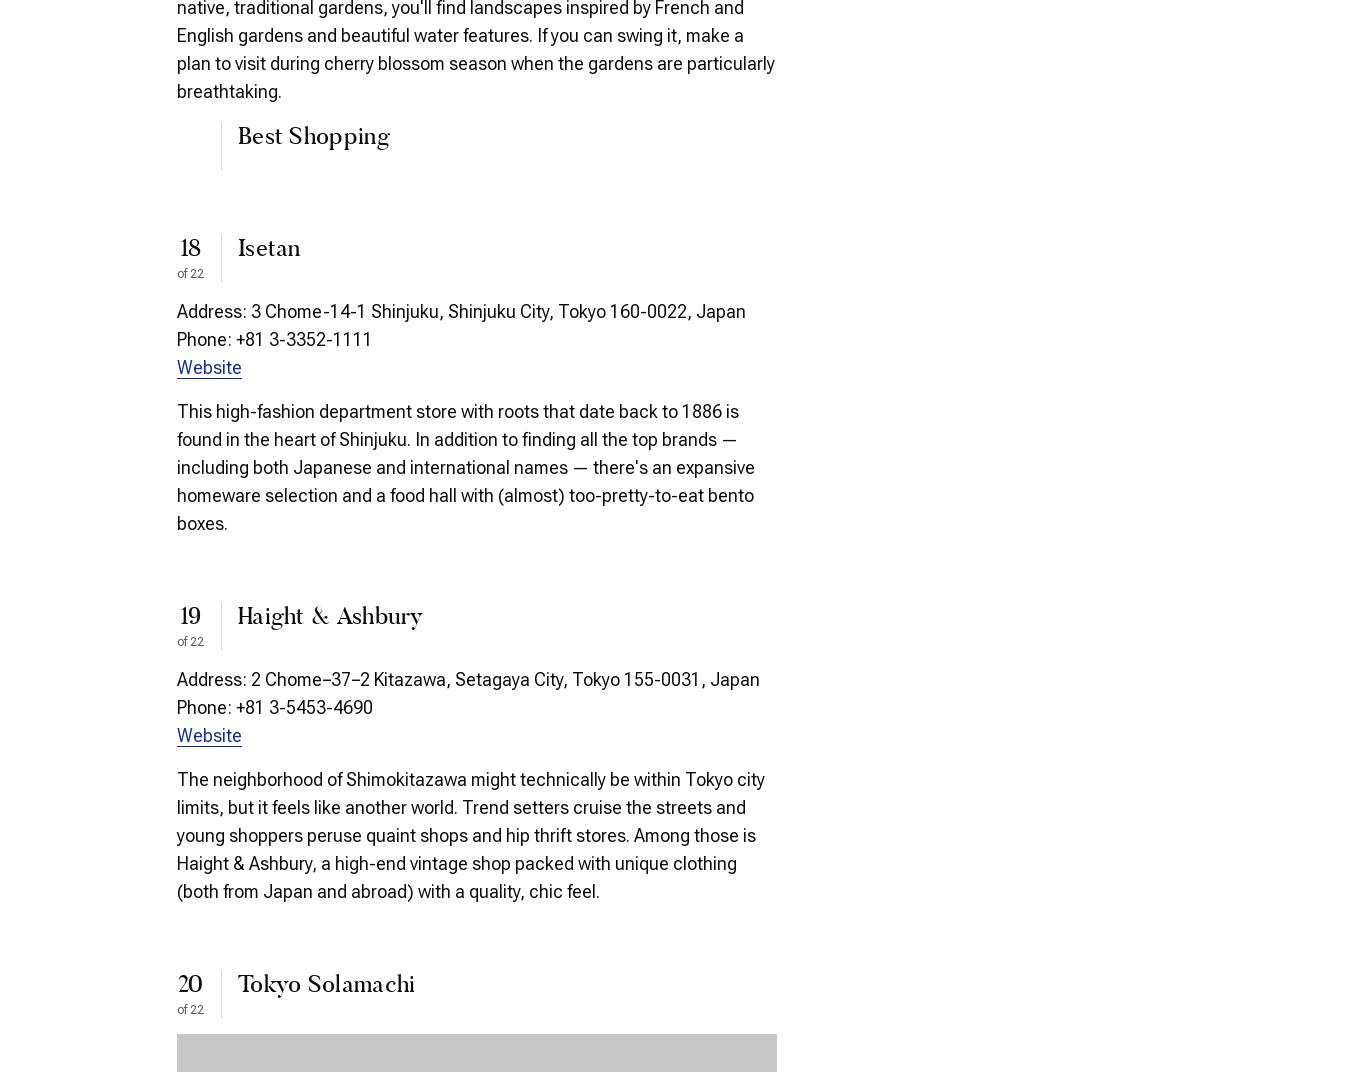 The height and width of the screenshot is (1072, 1350). I want to click on 'Address: 3 Chome-14-1 Shinjuku, Shinjuku City, Tokyo 160-0022, Japan', so click(460, 309).